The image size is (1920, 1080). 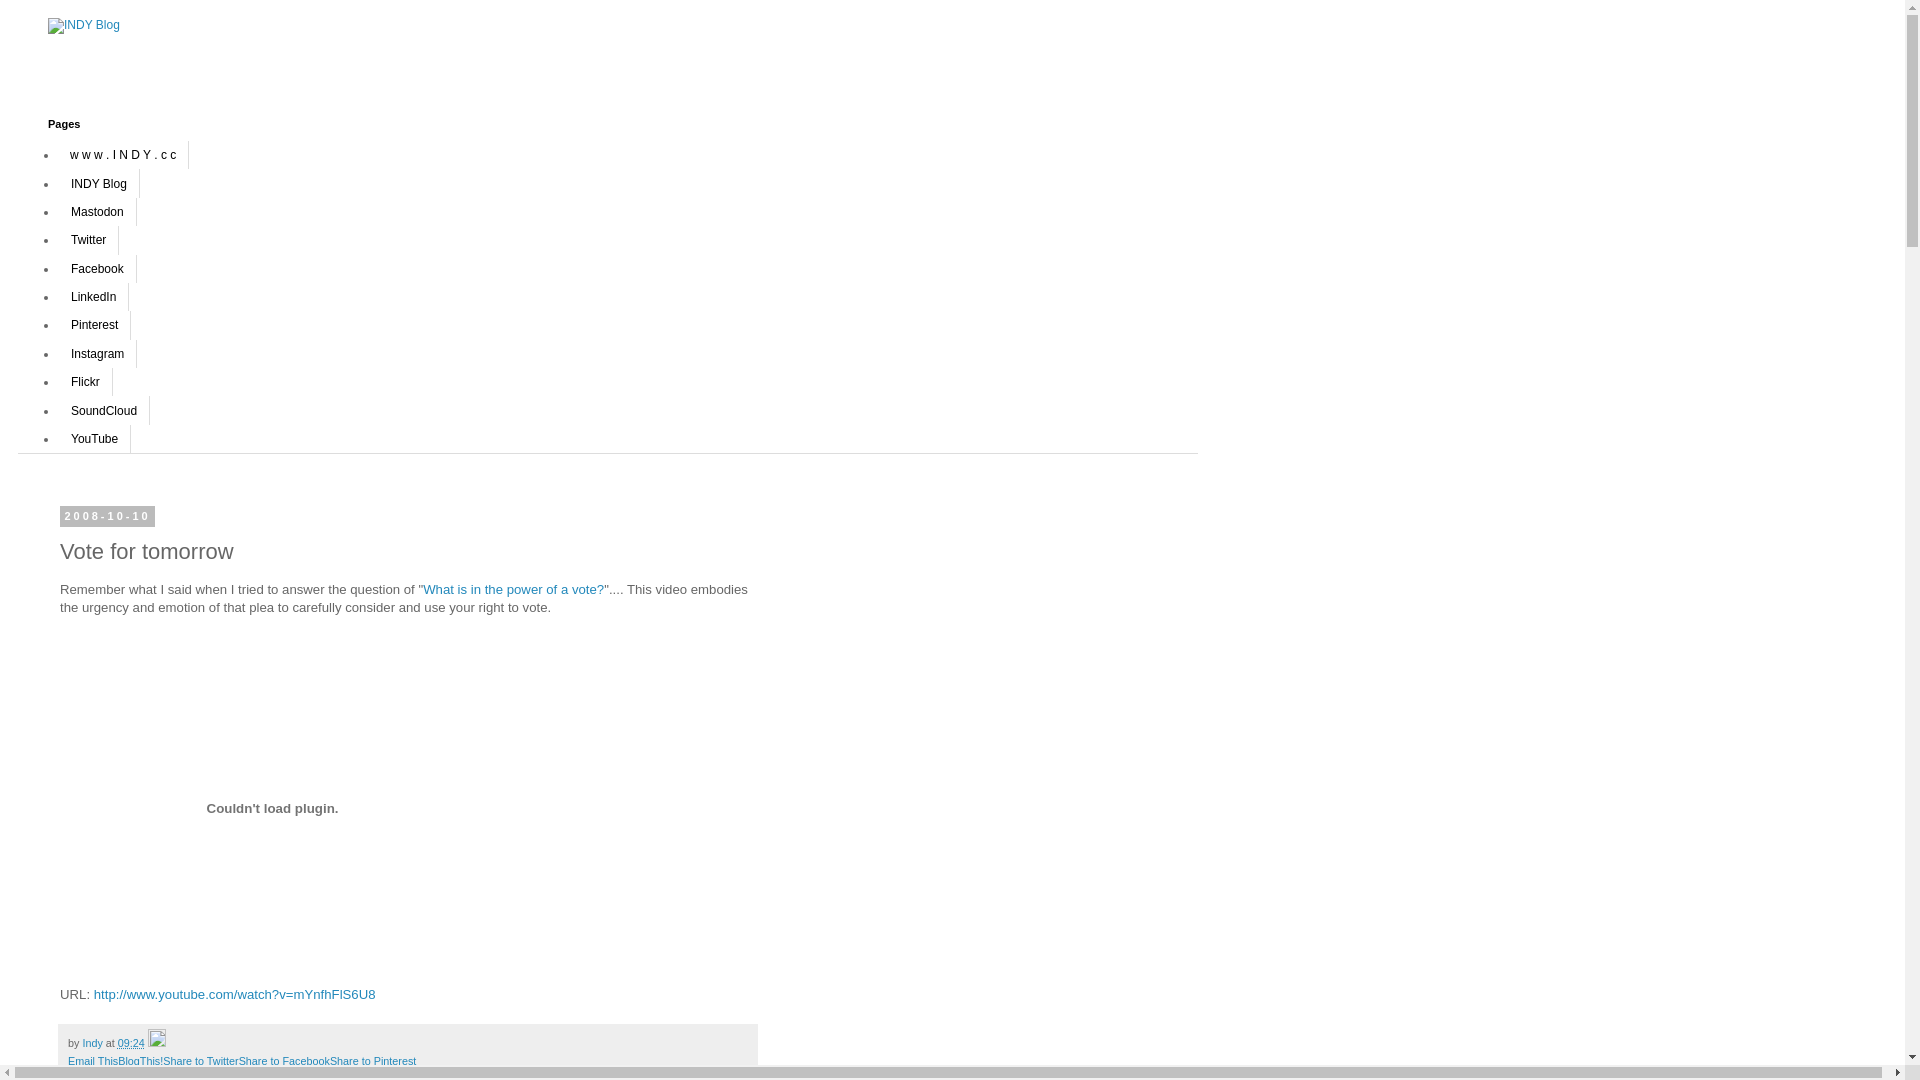 What do you see at coordinates (235, 994) in the screenshot?
I see `'http://www.youtube.com/watch?v=mYnfhFlS6U8'` at bounding box center [235, 994].